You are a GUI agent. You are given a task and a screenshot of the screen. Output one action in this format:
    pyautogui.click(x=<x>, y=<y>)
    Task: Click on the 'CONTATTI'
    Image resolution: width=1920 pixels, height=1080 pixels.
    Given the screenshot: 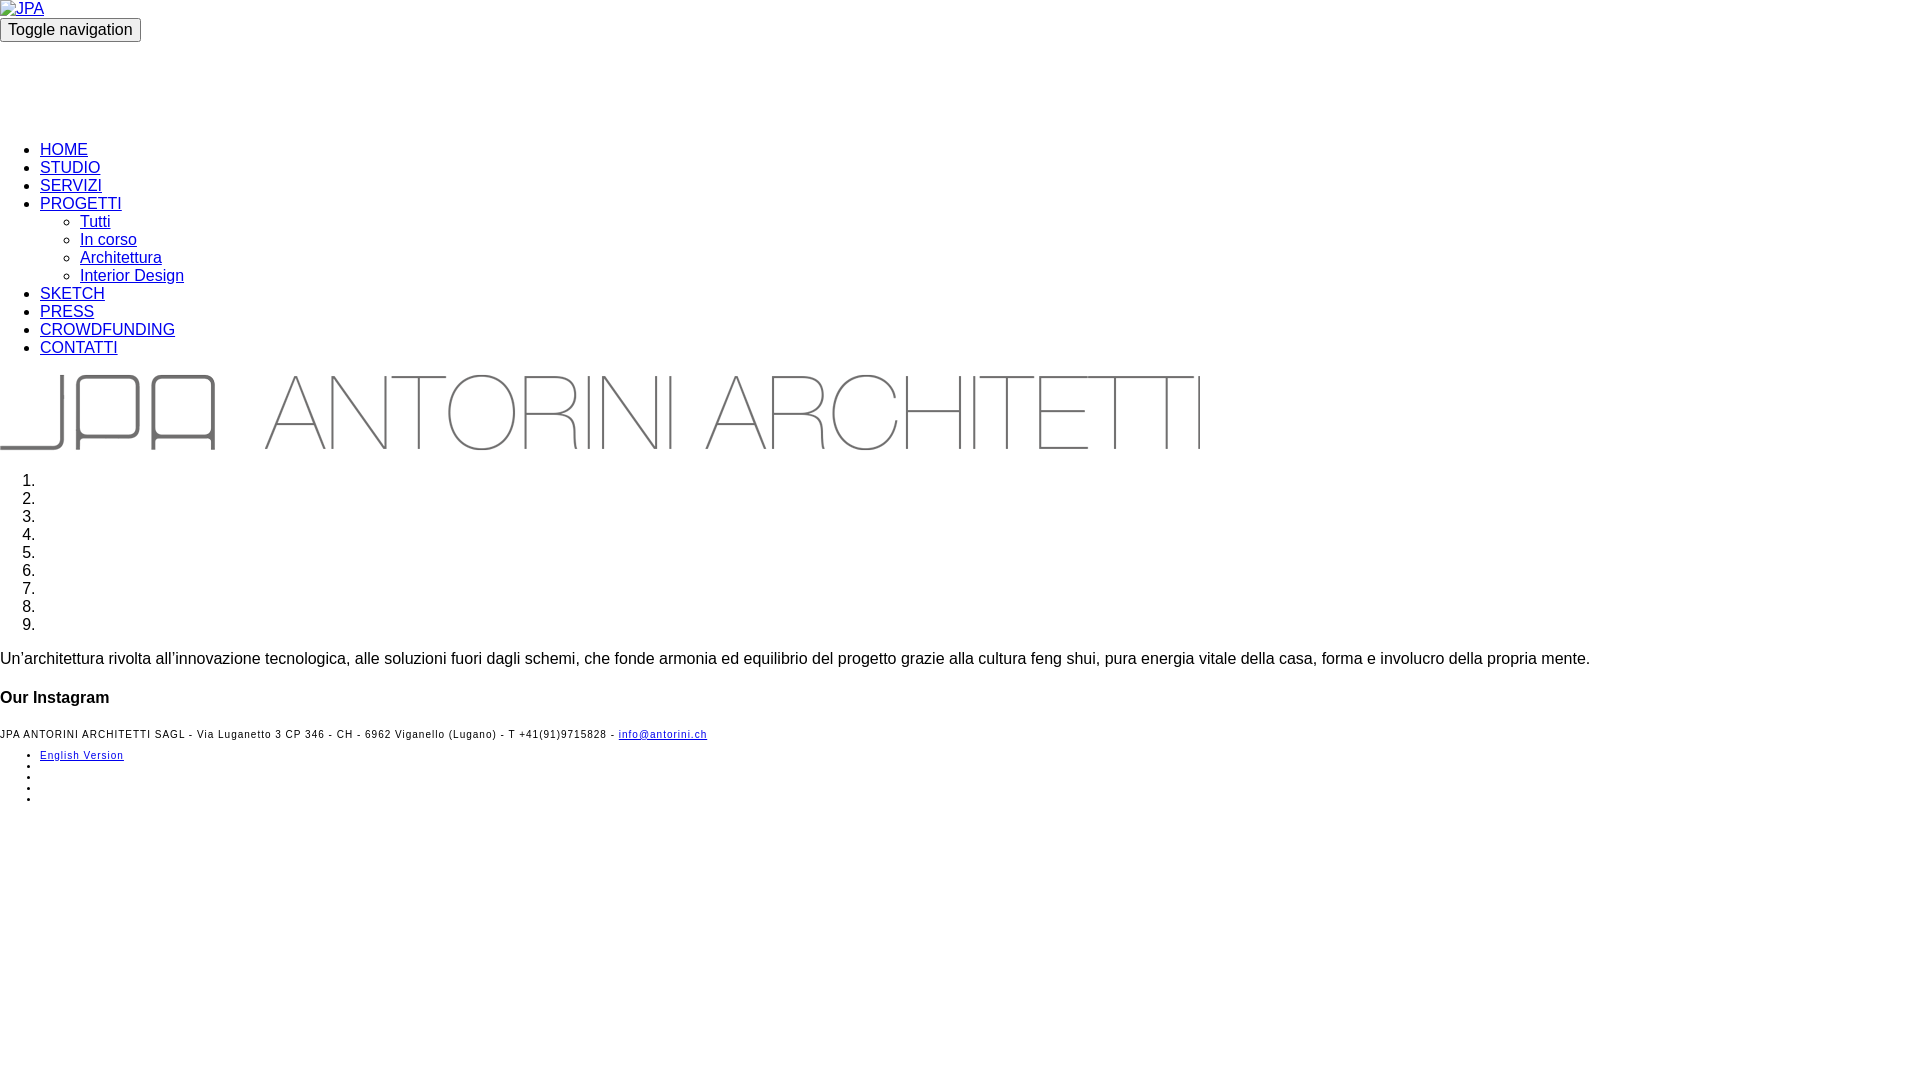 What is the action you would take?
    pyautogui.click(x=78, y=346)
    